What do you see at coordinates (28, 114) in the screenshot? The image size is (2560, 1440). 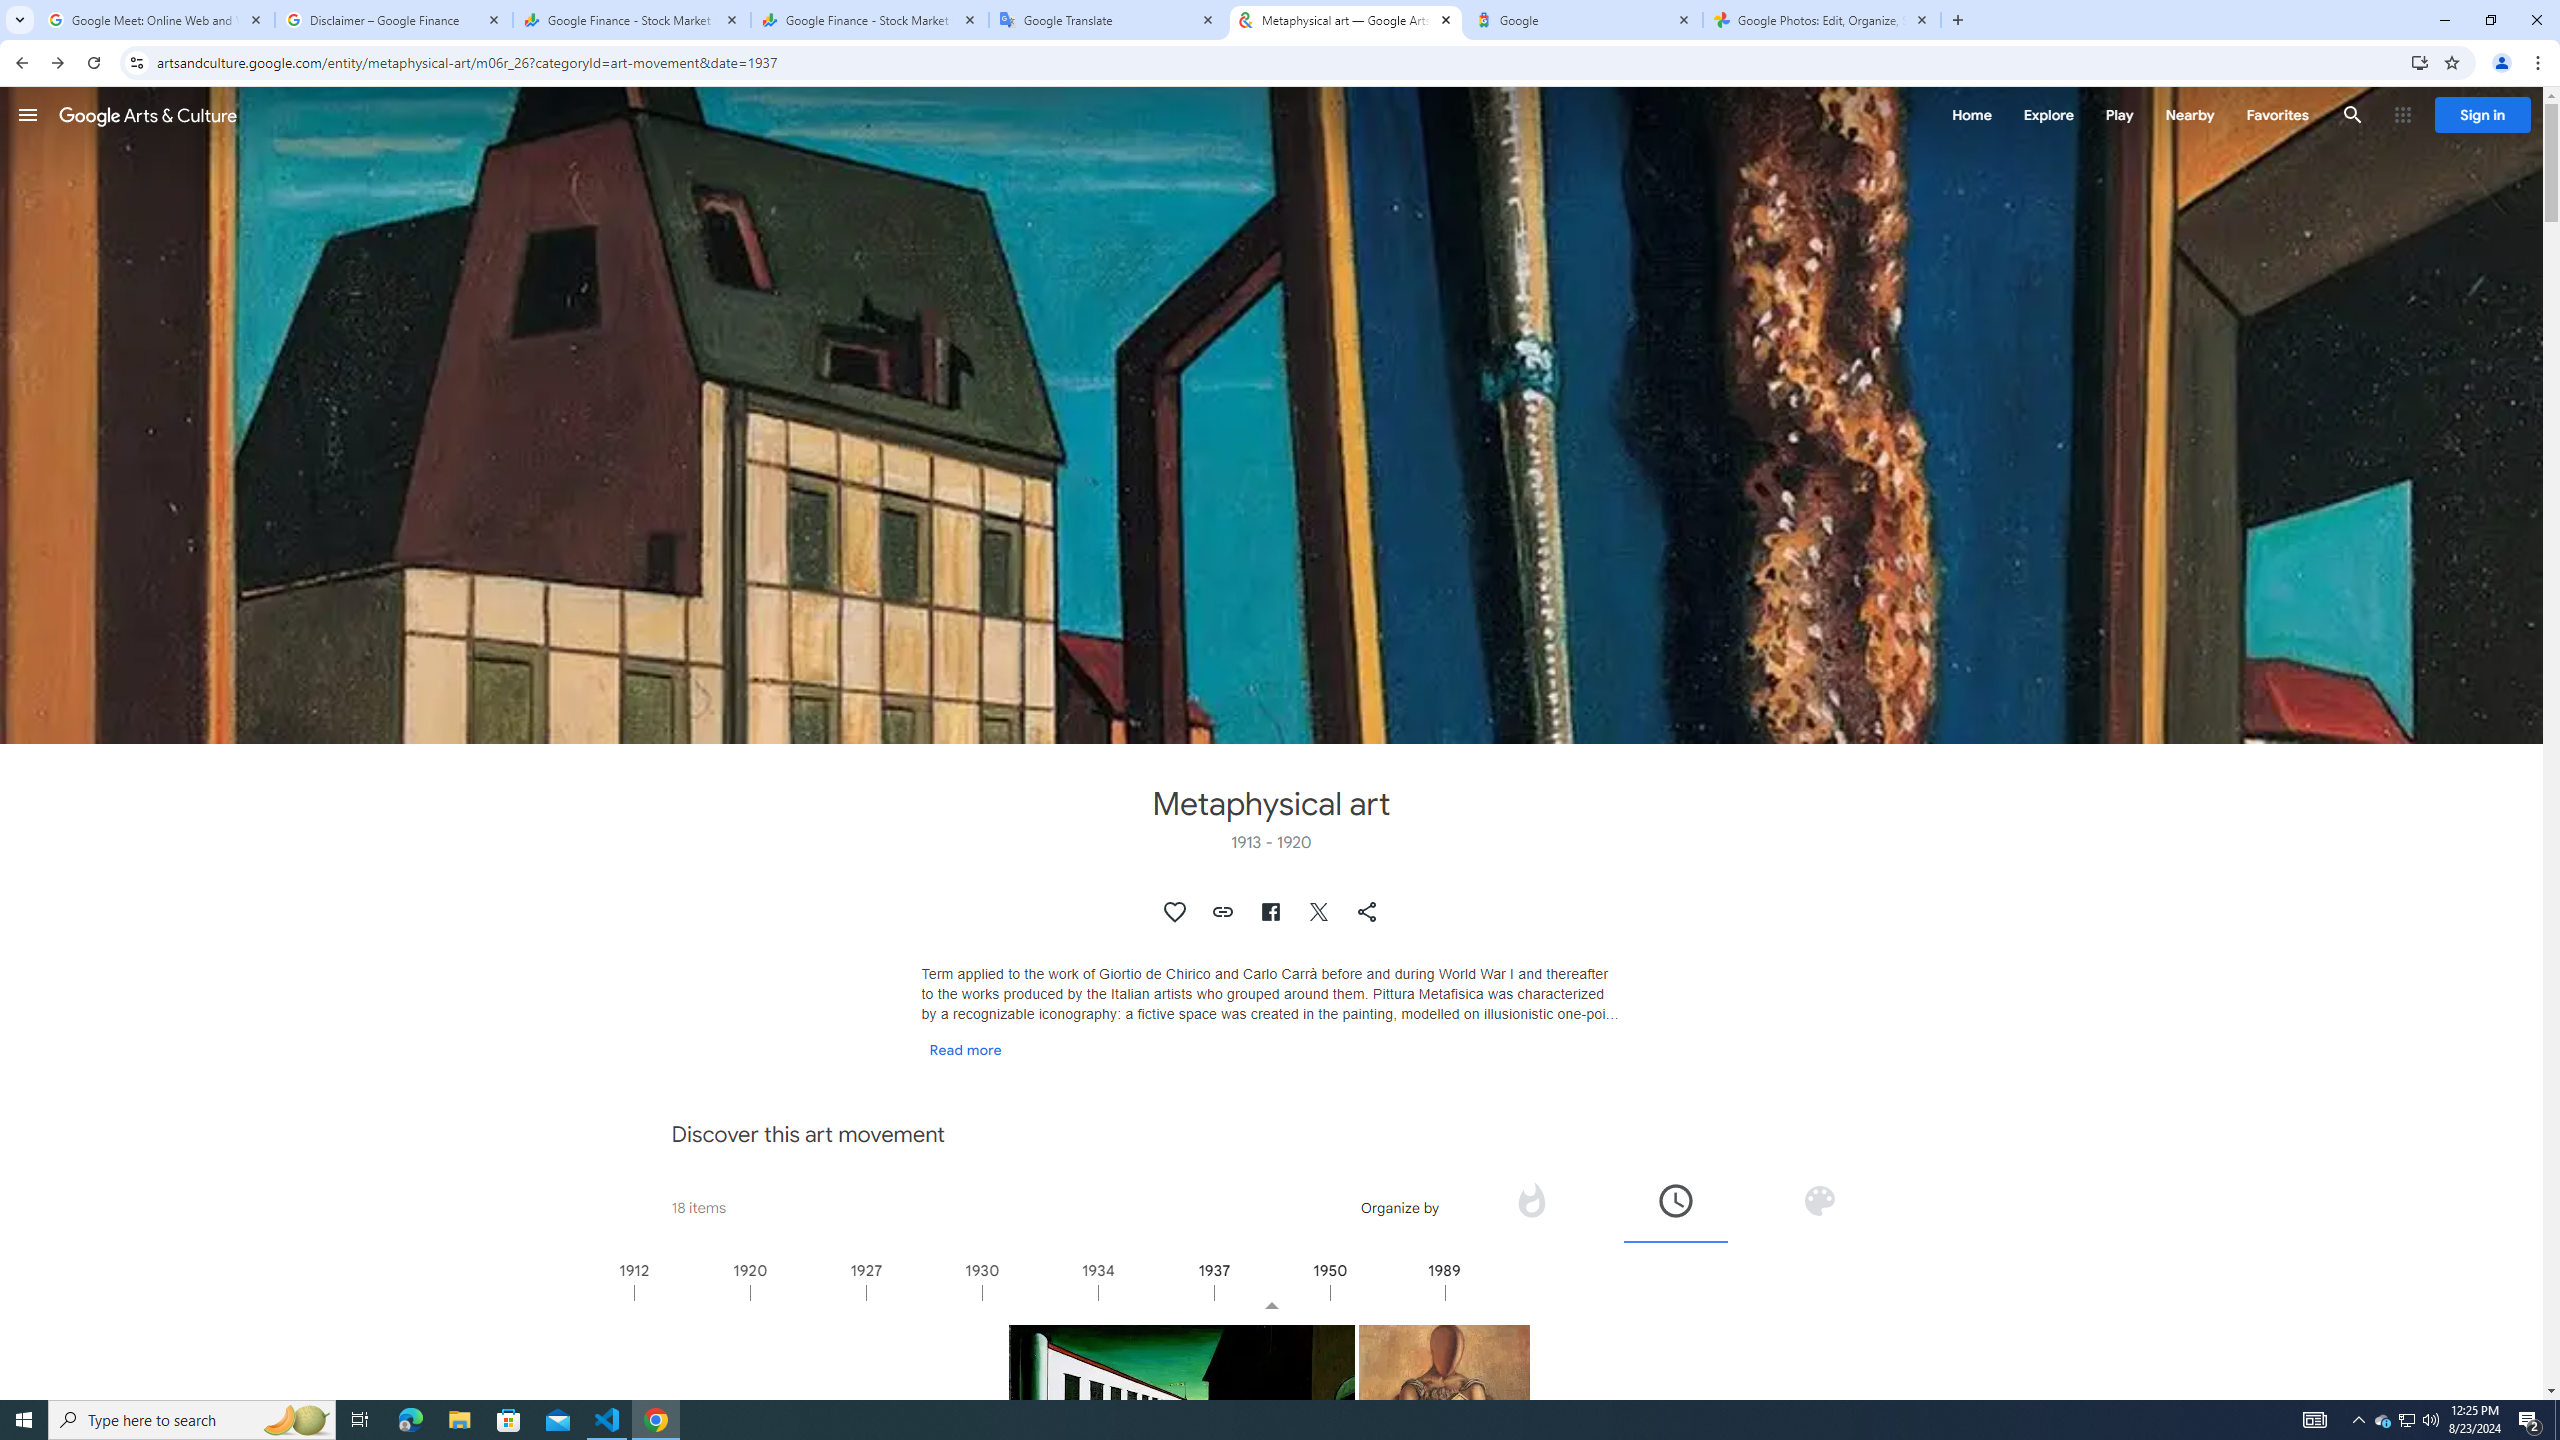 I see `'Menu'` at bounding box center [28, 114].